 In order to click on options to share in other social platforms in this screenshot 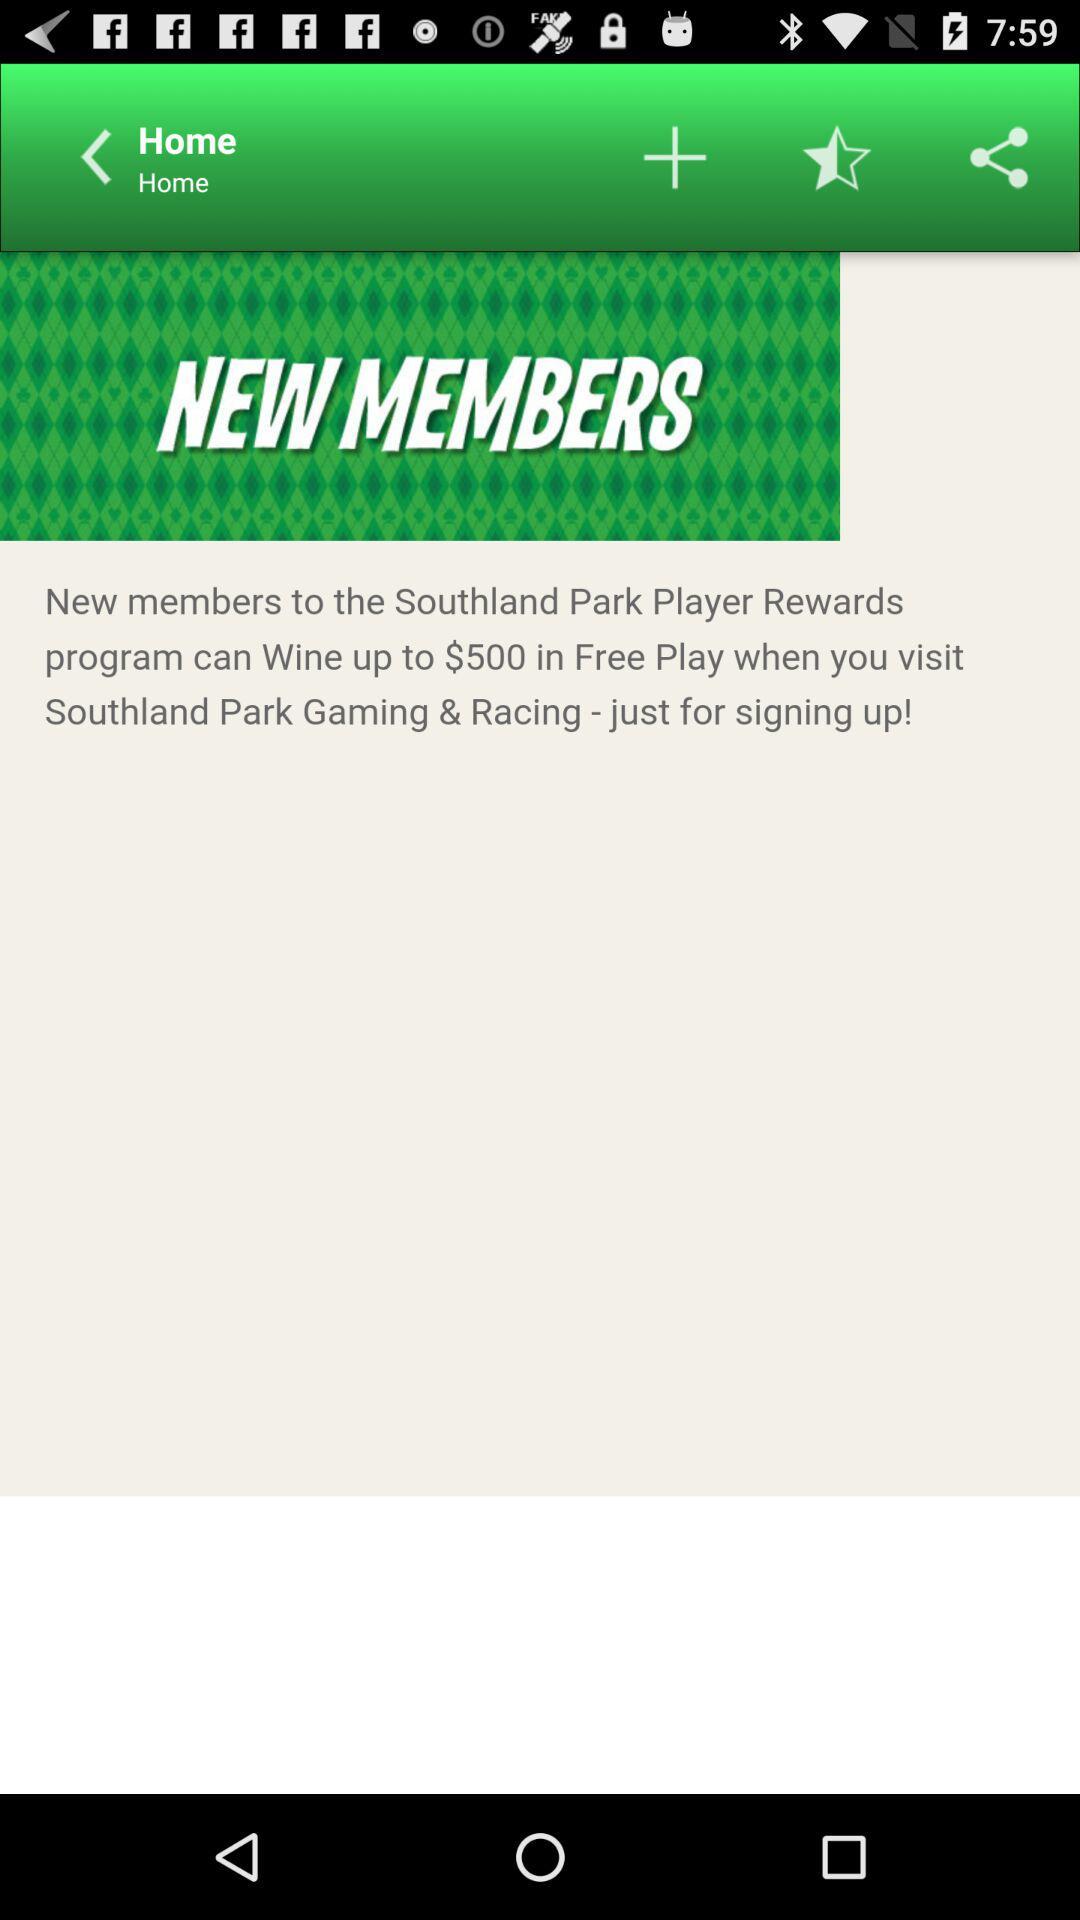, I will do `click(999, 156)`.